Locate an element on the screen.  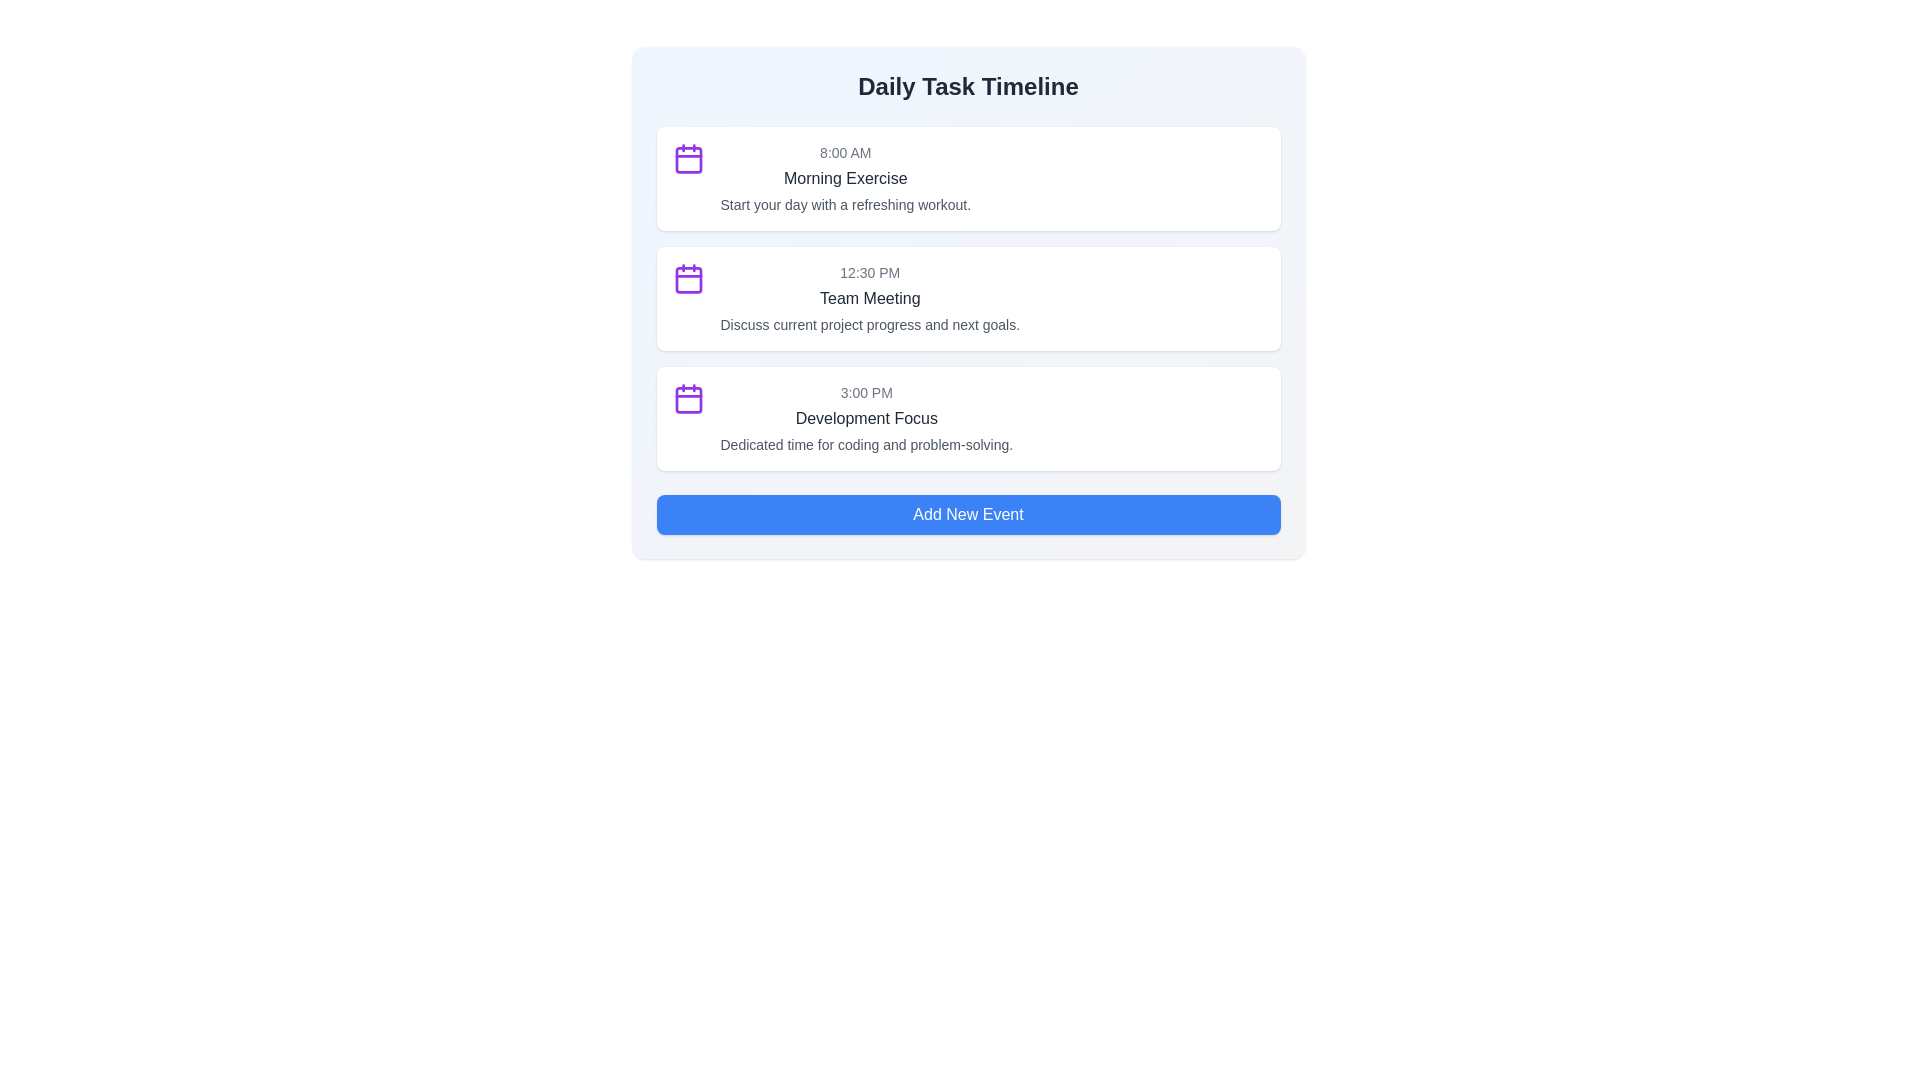
the Event display card in the Daily Task Timeline interface is located at coordinates (870, 299).